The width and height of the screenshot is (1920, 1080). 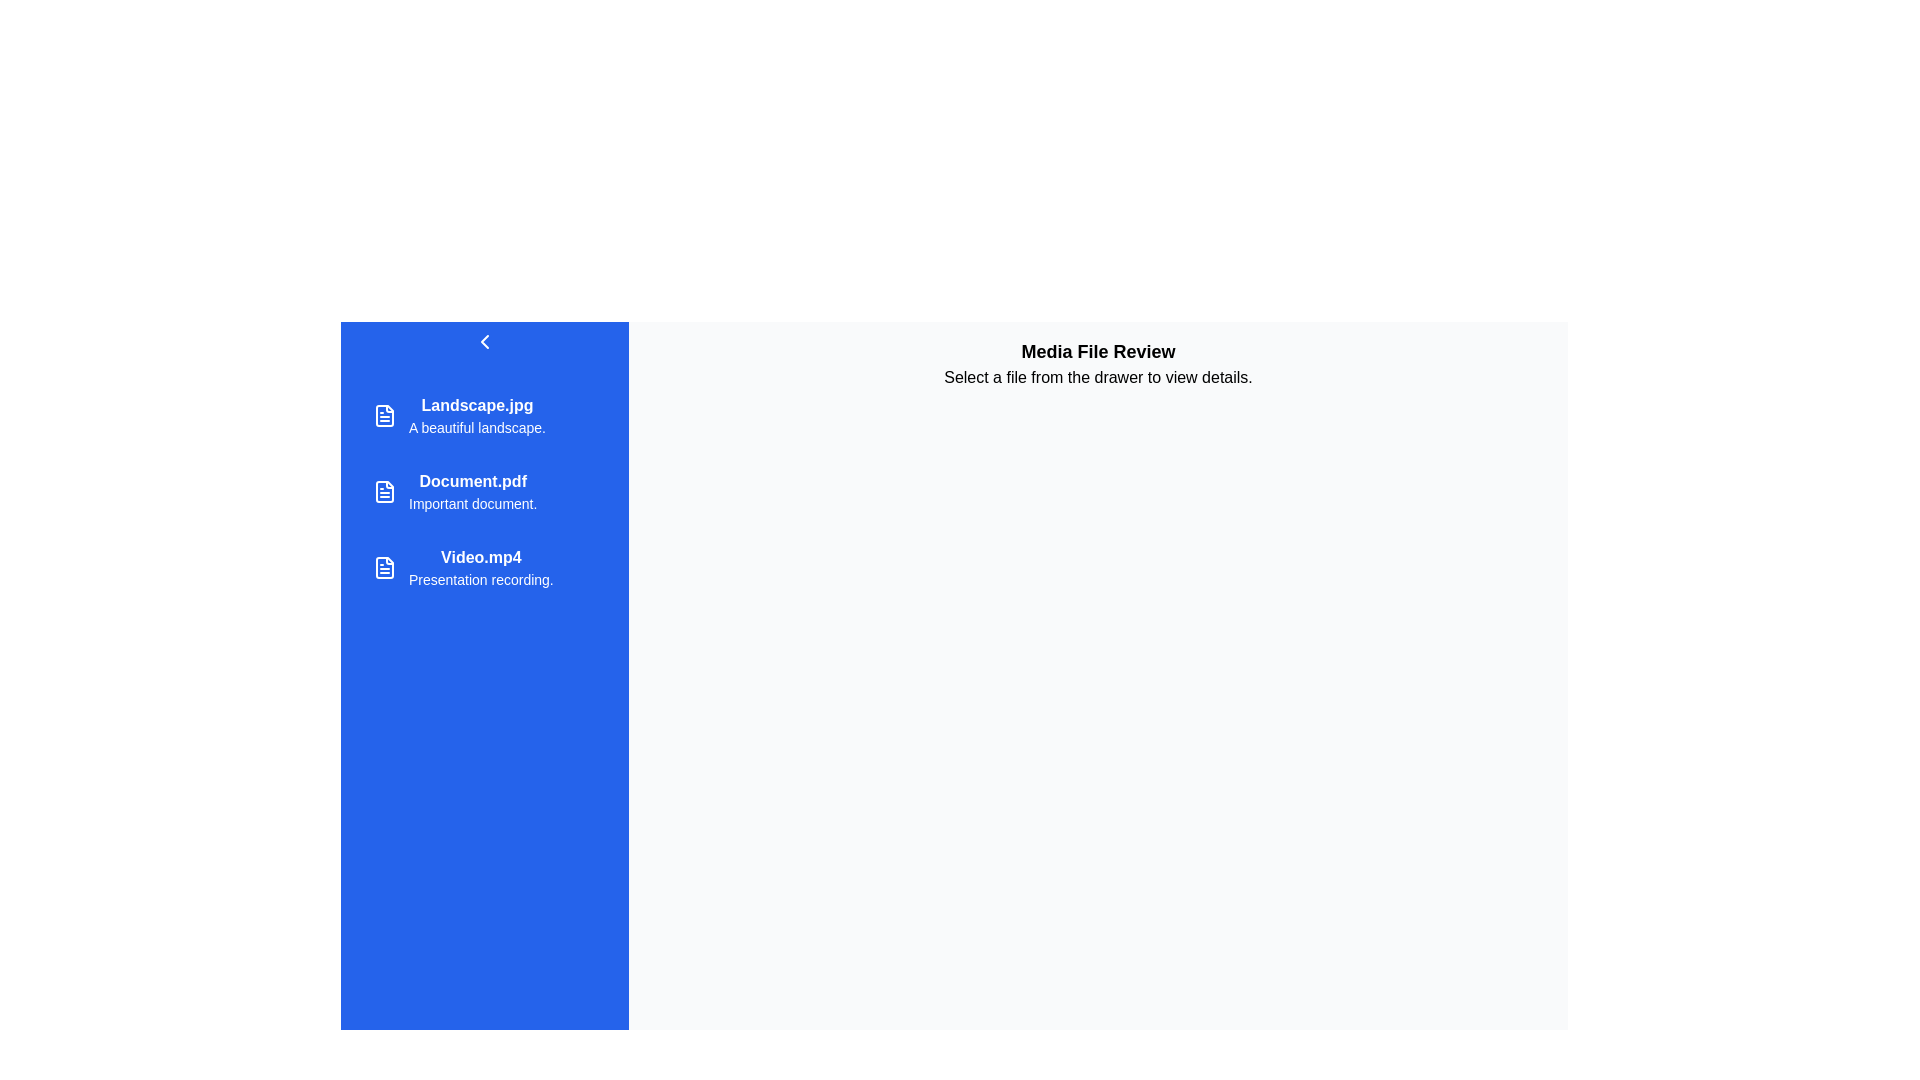 I want to click on the bold-styled text labeled 'Landscape.jpg' displayed on a blue background, so click(x=476, y=405).